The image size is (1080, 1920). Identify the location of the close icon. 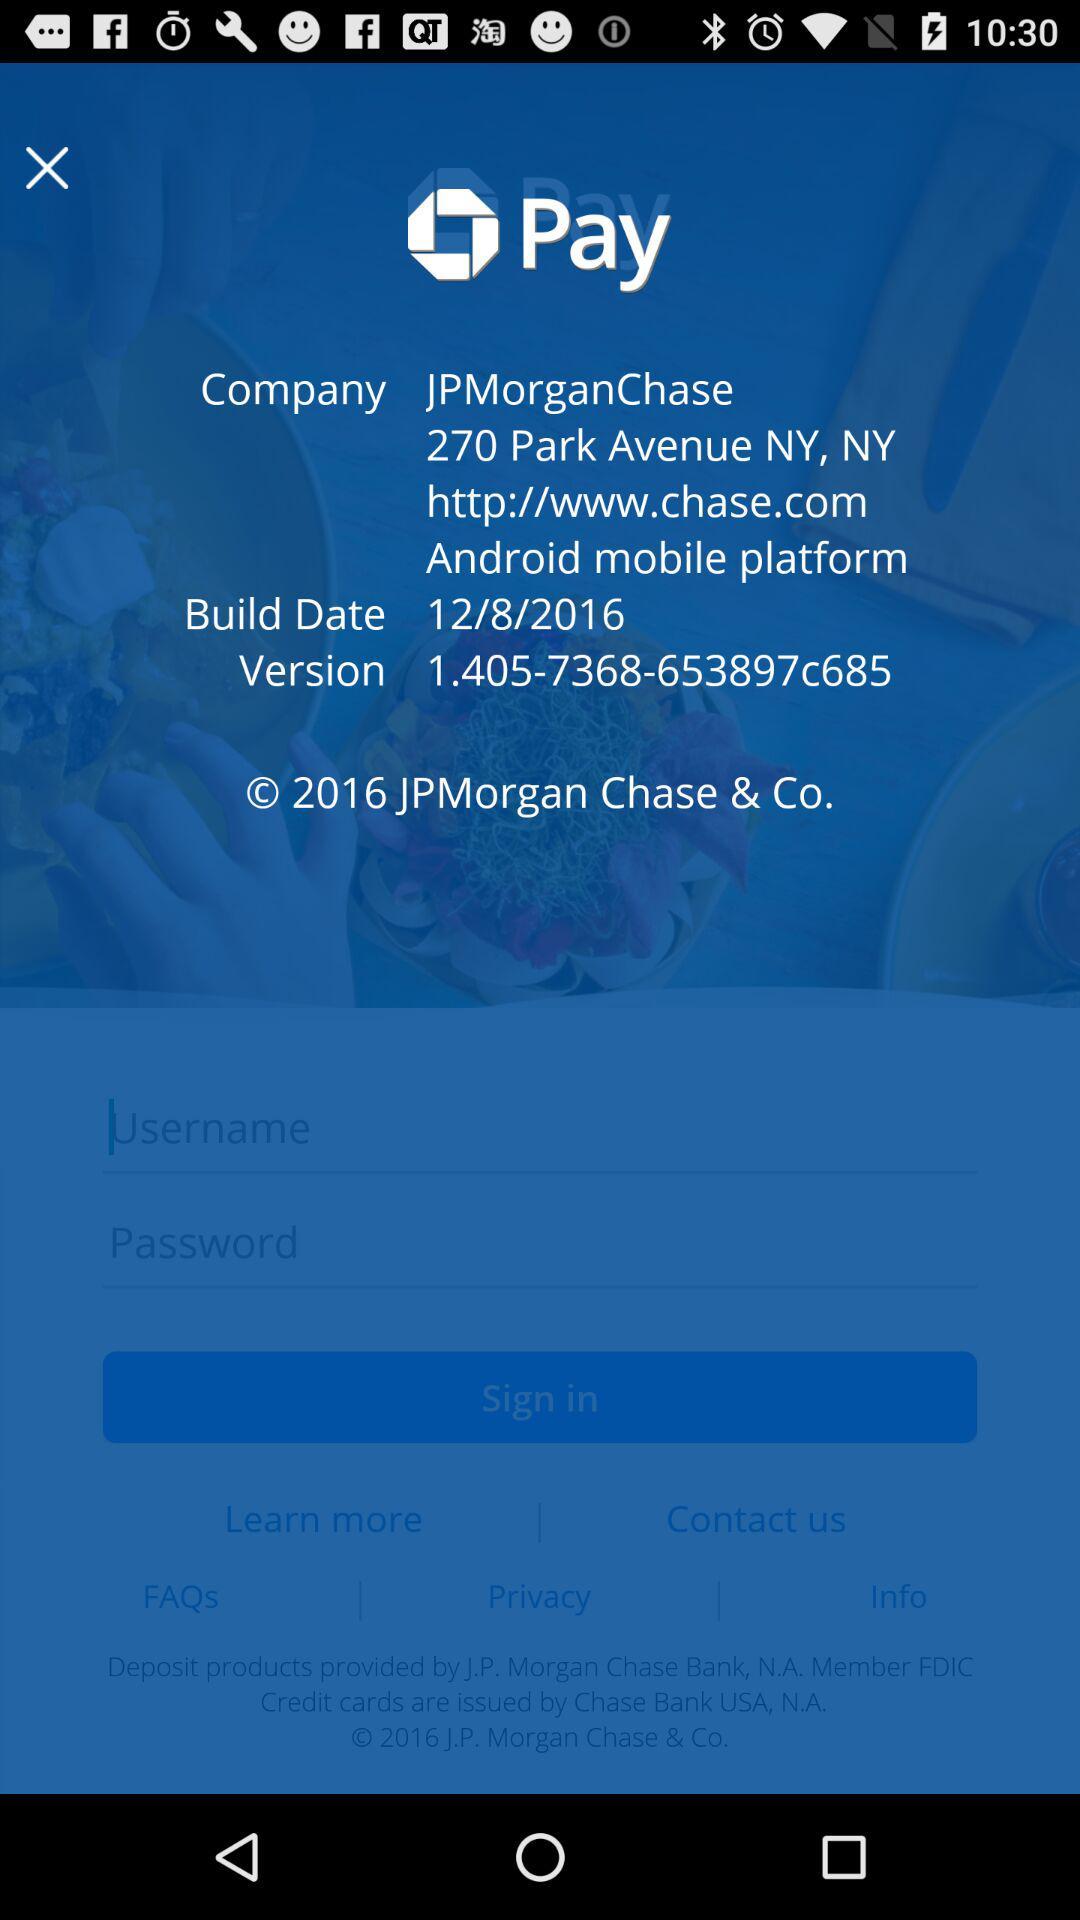
(36, 163).